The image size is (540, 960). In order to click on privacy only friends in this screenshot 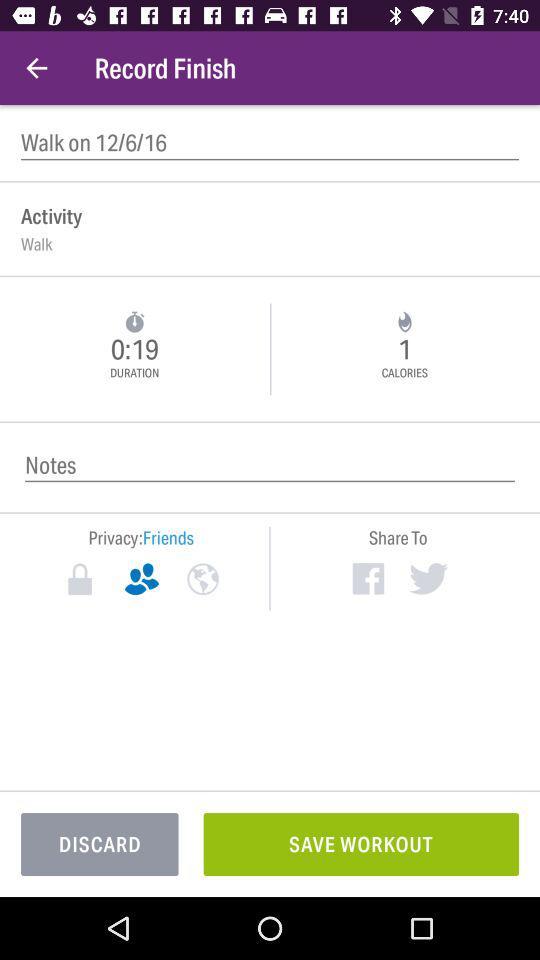, I will do `click(140, 579)`.